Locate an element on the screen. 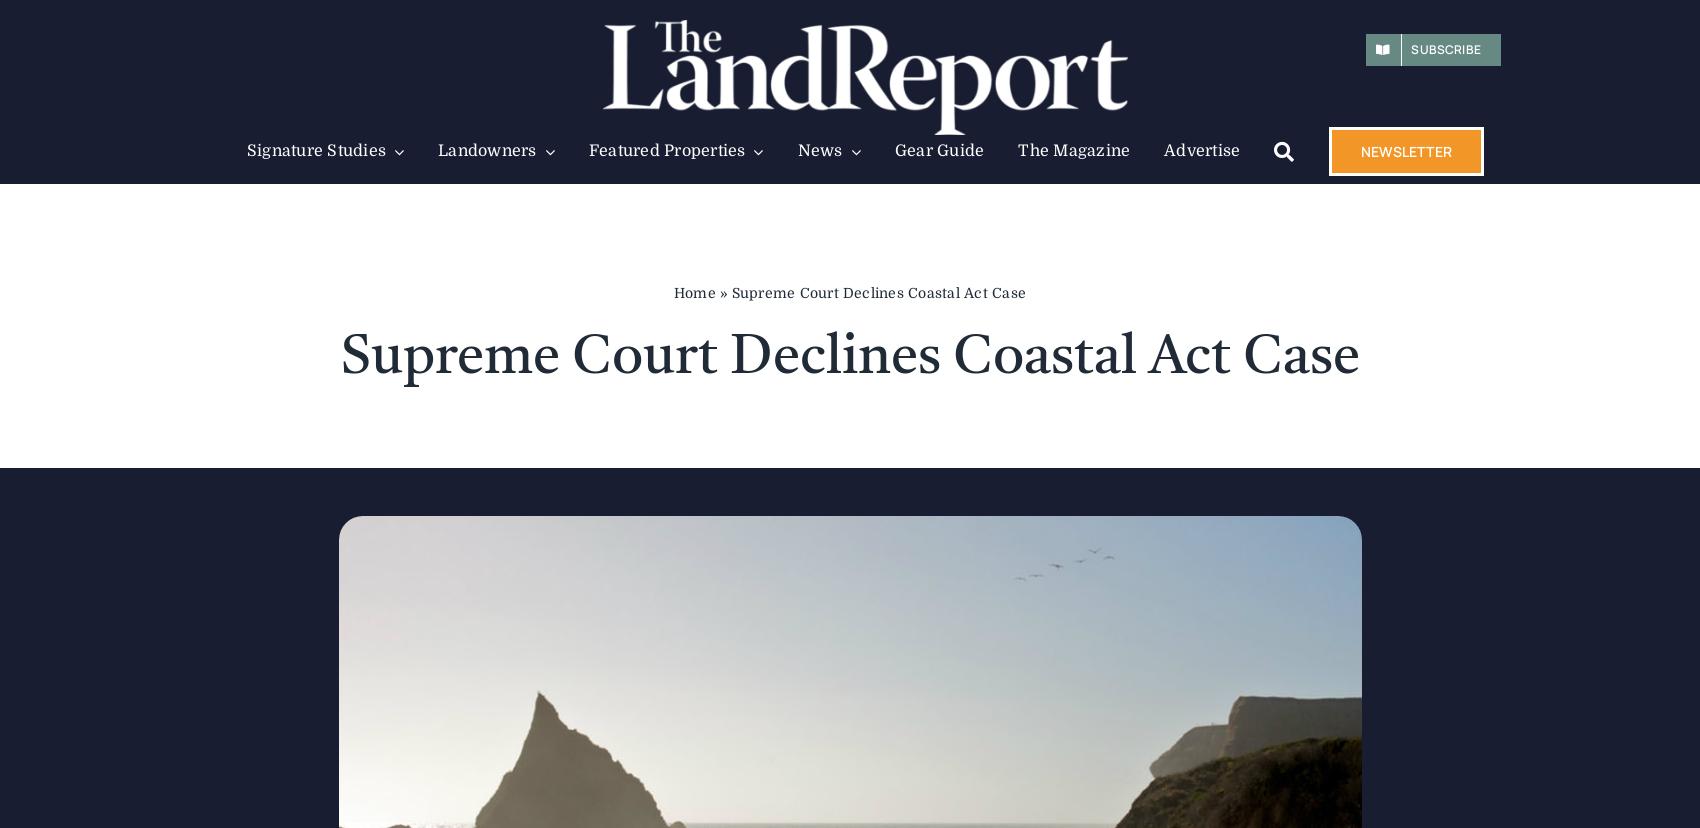 The height and width of the screenshot is (828, 1700). 'Kroenke Buys the Waggoner Ranch' is located at coordinates (1295, 466).